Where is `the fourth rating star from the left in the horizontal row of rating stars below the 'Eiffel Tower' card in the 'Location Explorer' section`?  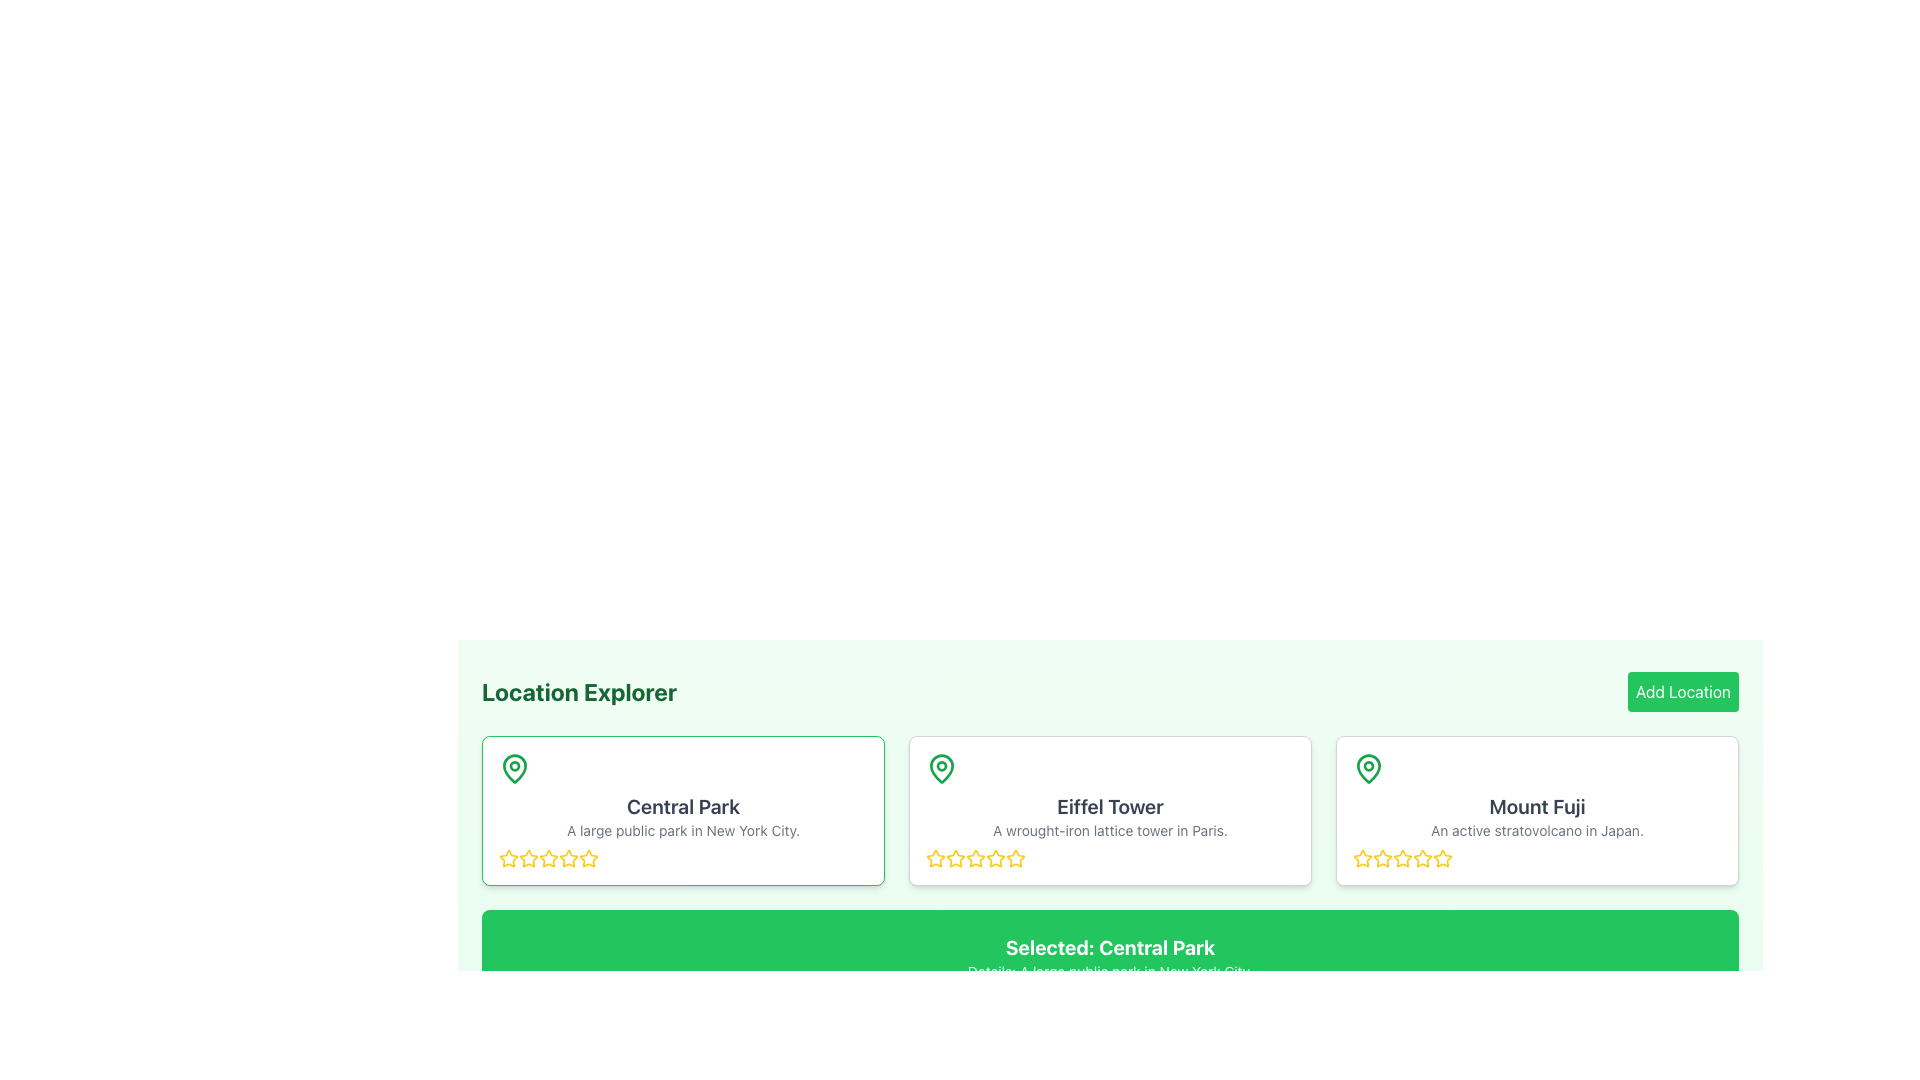 the fourth rating star from the left in the horizontal row of rating stars below the 'Eiffel Tower' card in the 'Location Explorer' section is located at coordinates (975, 858).